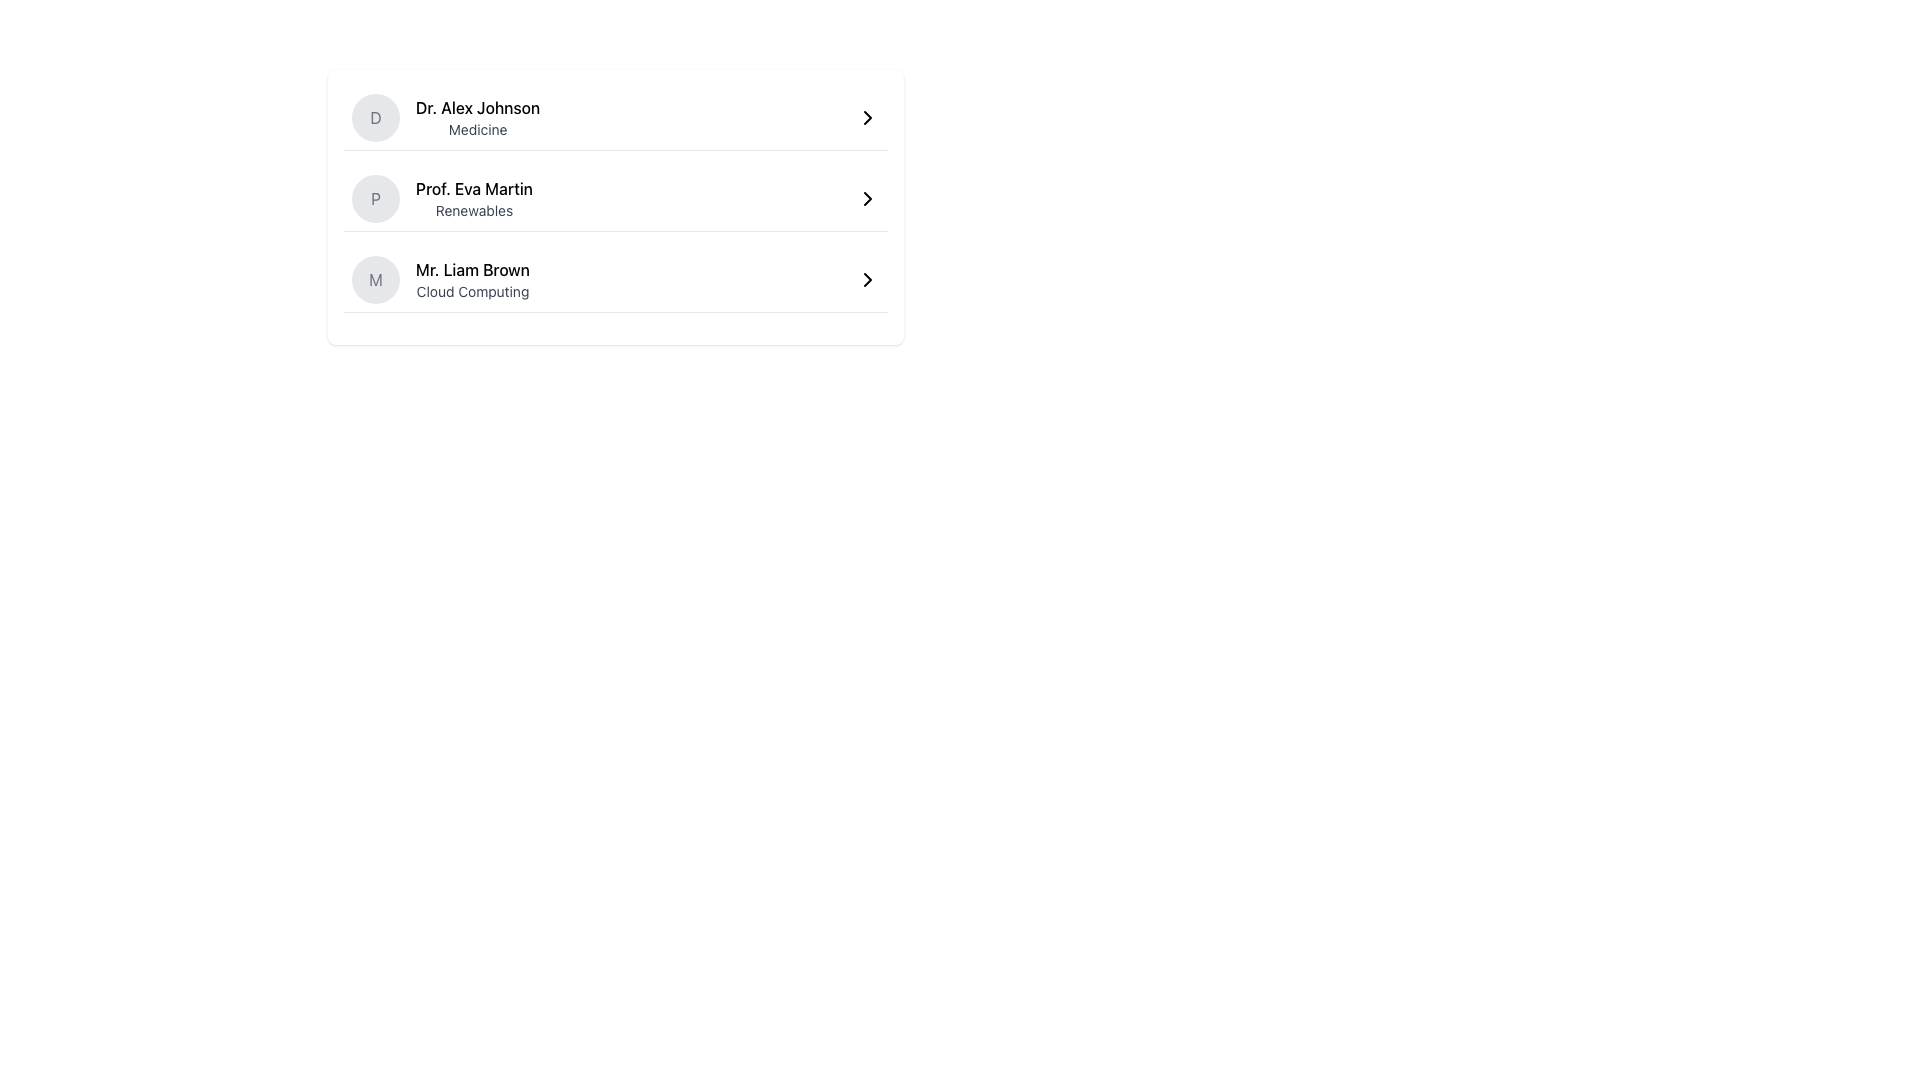 The width and height of the screenshot is (1920, 1080). I want to click on the interactive list item displaying 'Prof. Eva Martin' with the subtitle 'Renewables', so click(614, 199).